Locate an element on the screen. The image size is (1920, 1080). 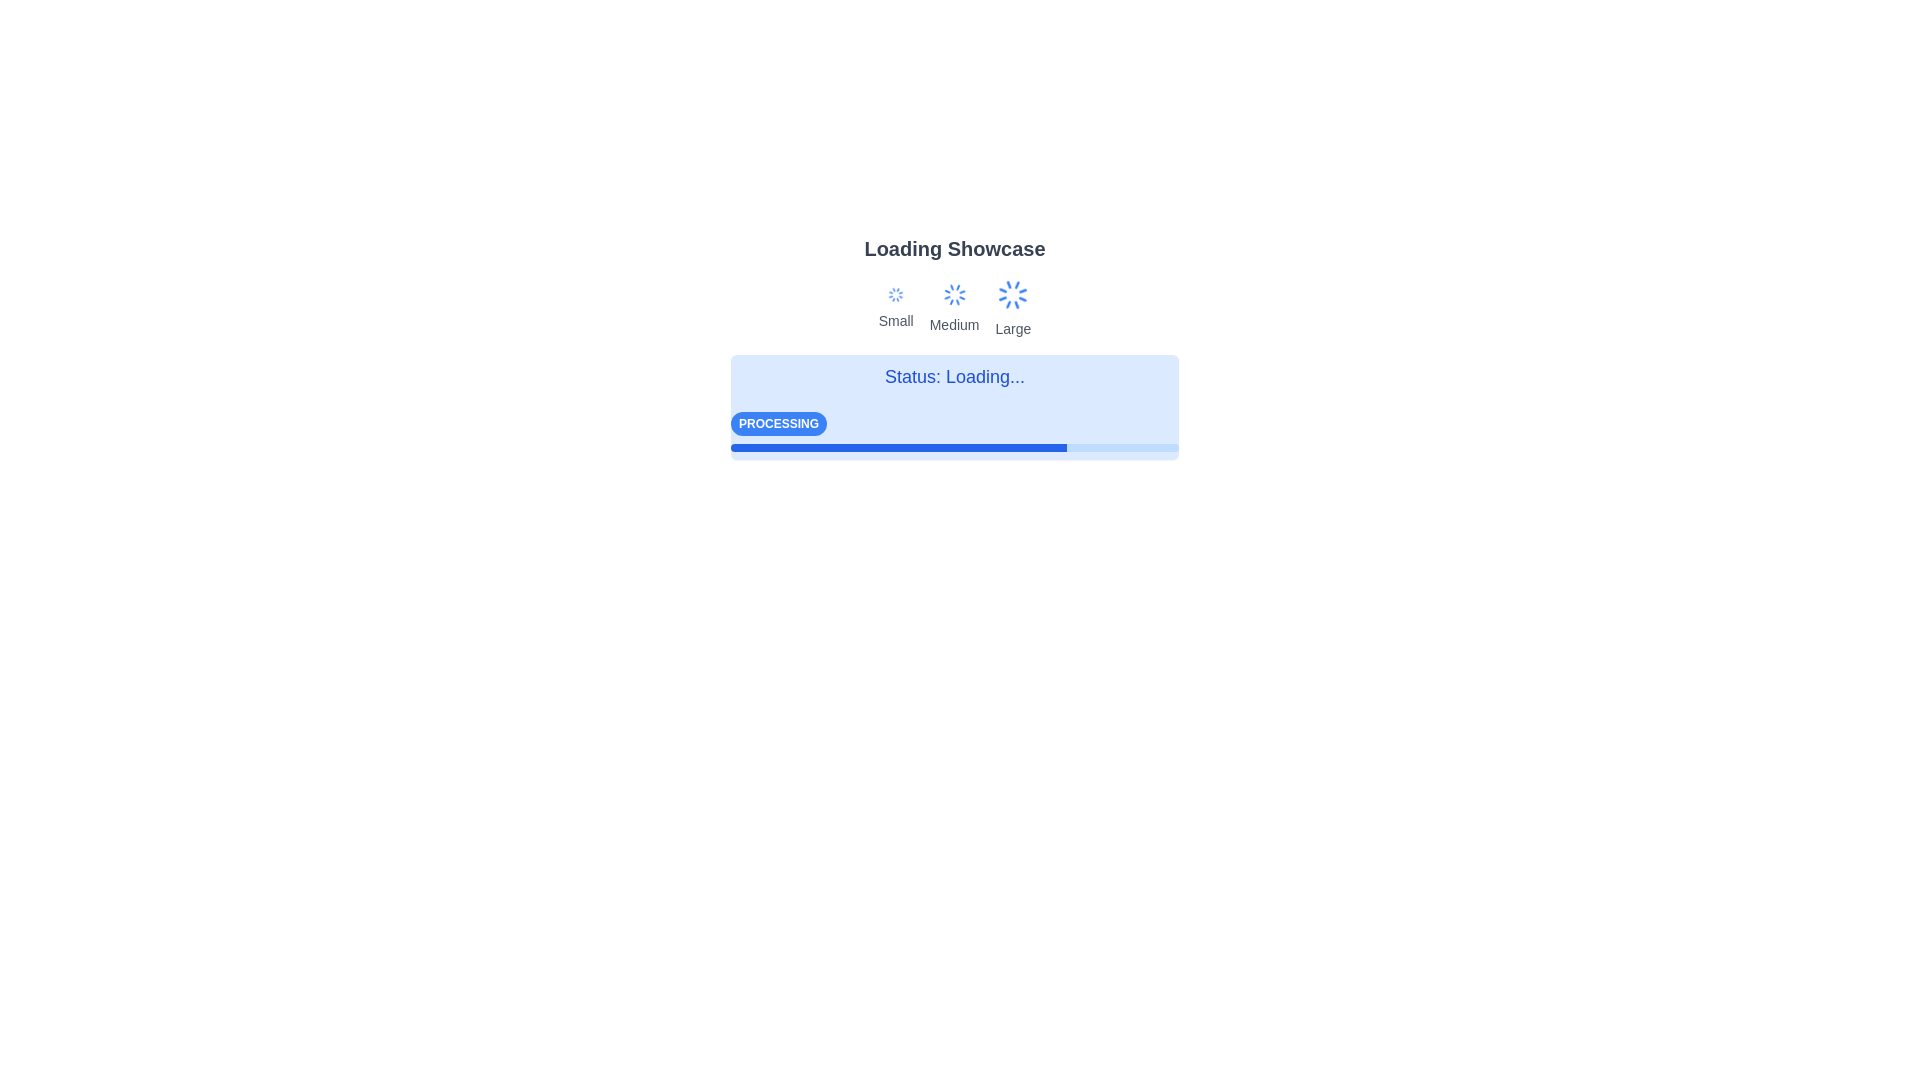
the static text label that displays the word 'Small', styled in subtle gray color and located below the first spinning loader icon is located at coordinates (895, 319).